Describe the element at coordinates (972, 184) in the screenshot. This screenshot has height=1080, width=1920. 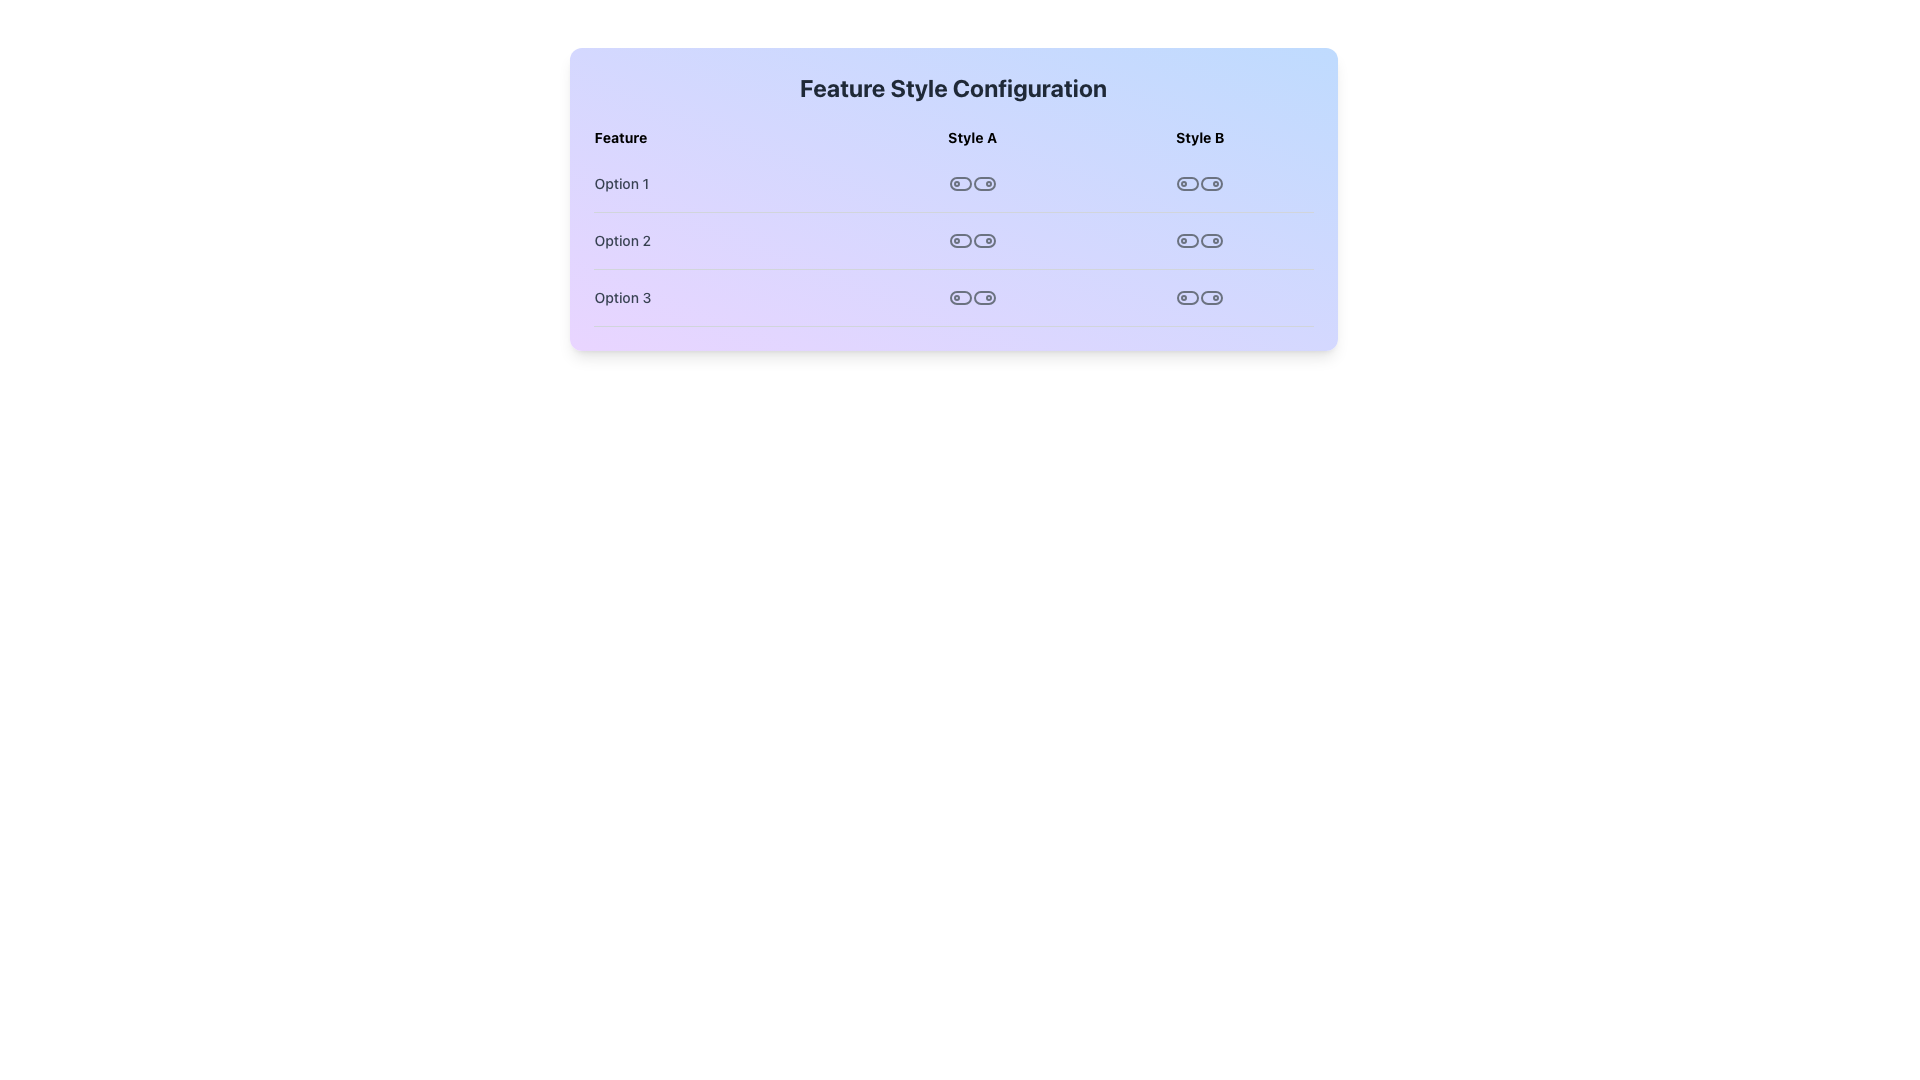
I see `the linked toggle buttons in the 'Style A' column of the 'Option 1' row, which serves as a toggle or state indicator for a feature option` at that location.